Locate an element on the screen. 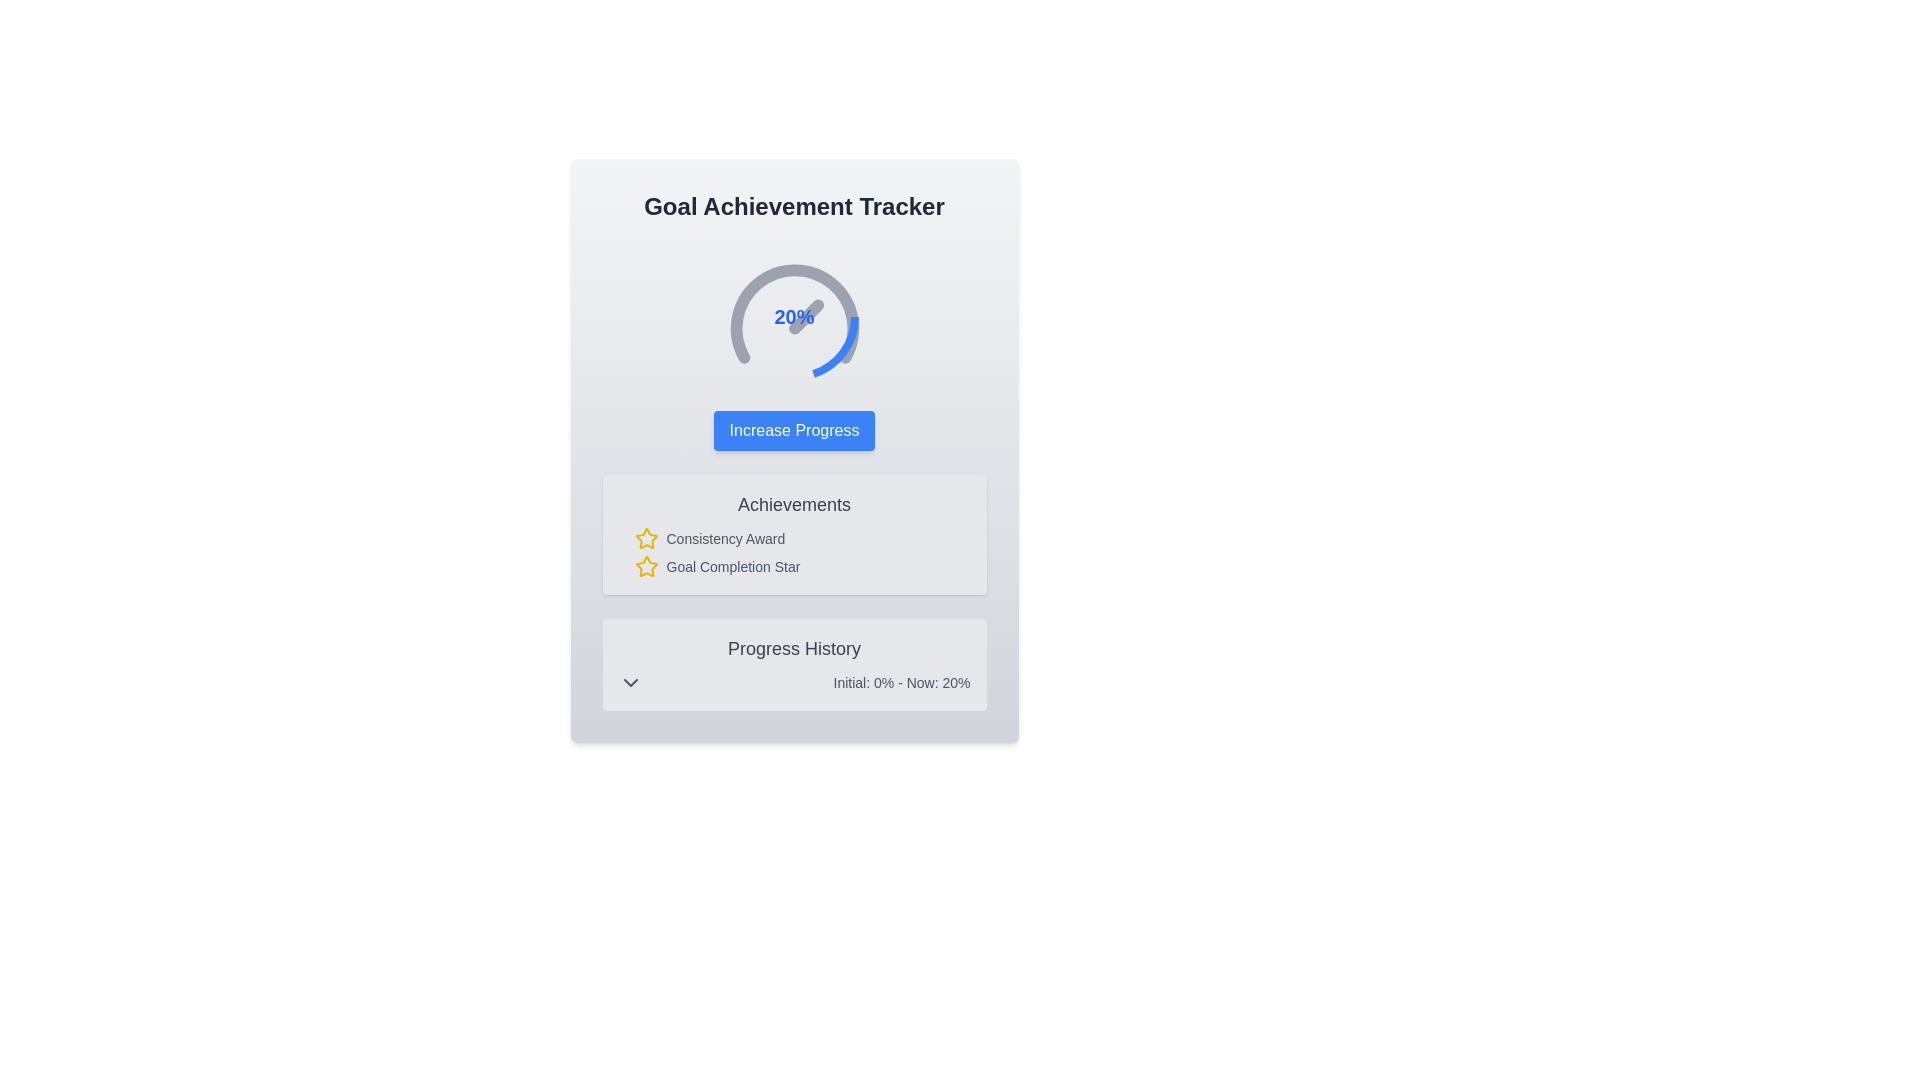  progress details displayed on the 'Progress History' panel, which shows 'Initial: 0% - Now: 20%' is located at coordinates (793, 664).